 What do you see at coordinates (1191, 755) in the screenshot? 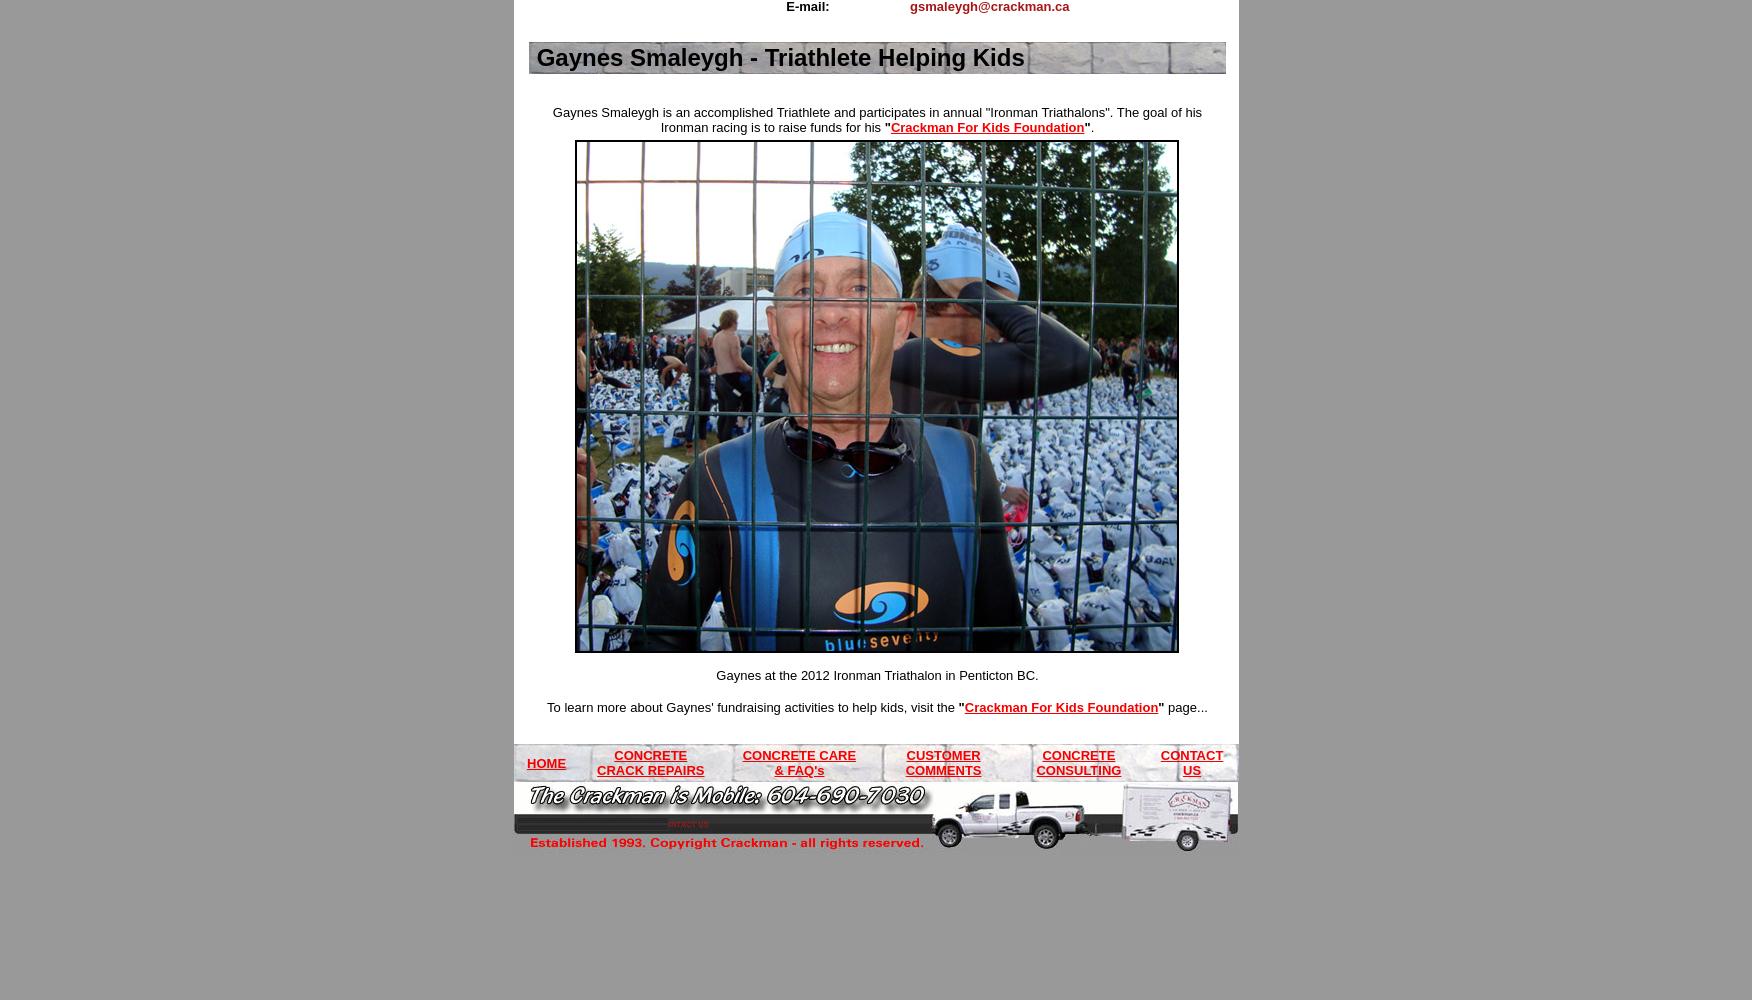
I see `'CONTACT'` at bounding box center [1191, 755].